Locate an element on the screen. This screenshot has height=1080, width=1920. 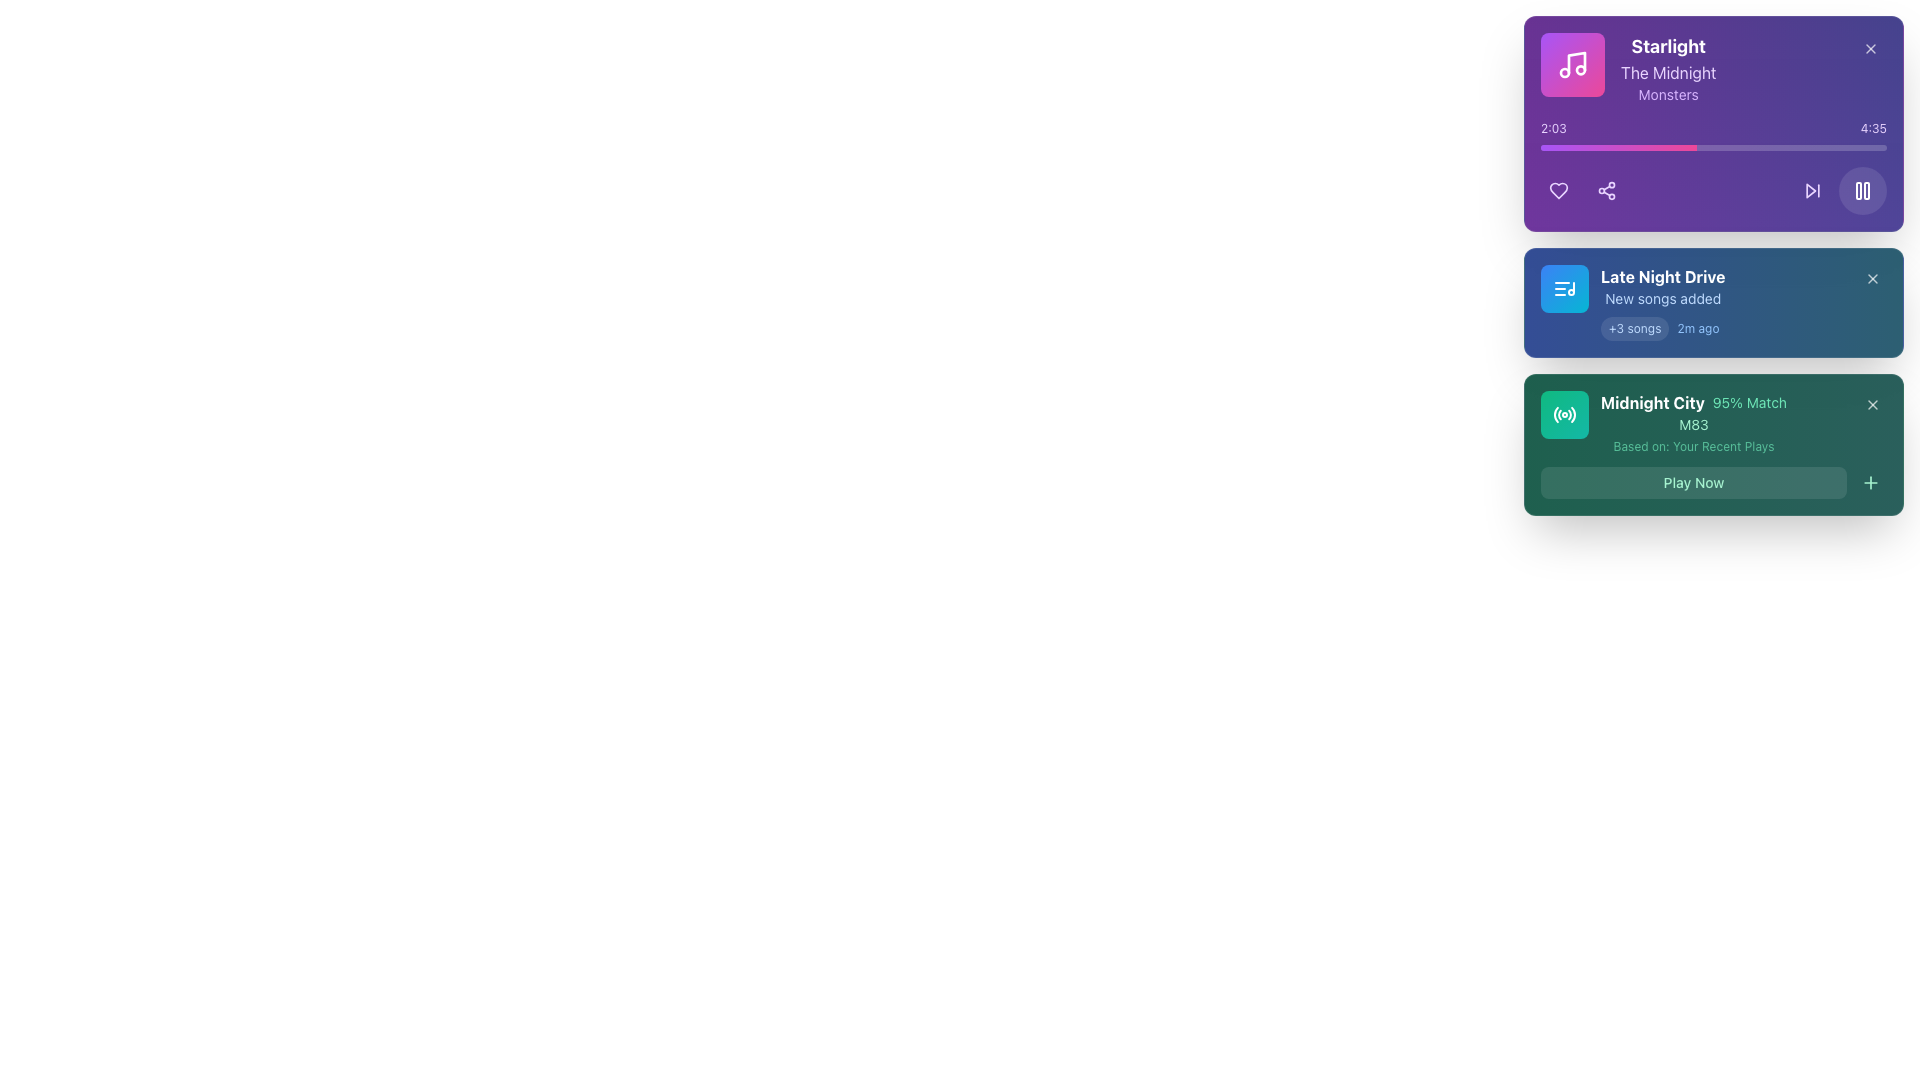
the progress indicator that visually represents the current playback progress of a music track, located inside a horizontal progress bar at the top of the interface is located at coordinates (1618, 146).